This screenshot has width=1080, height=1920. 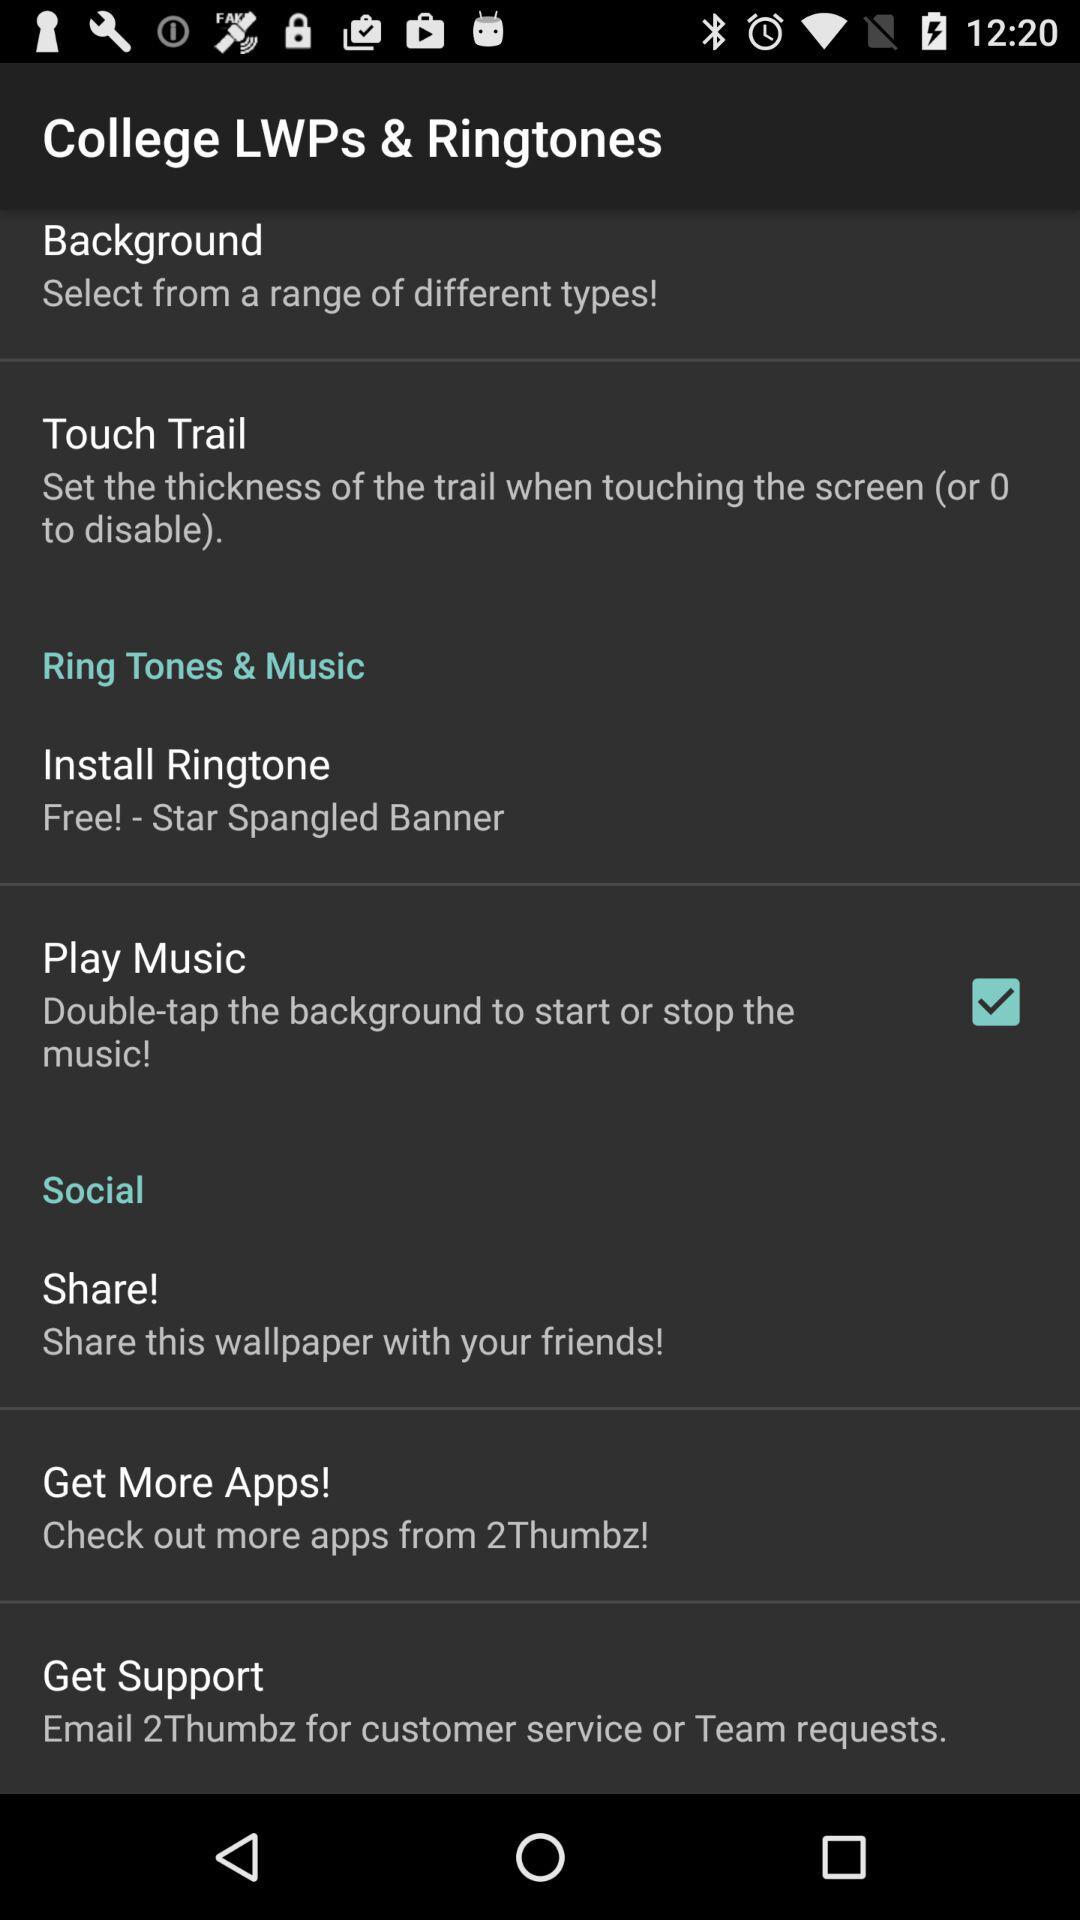 I want to click on the item to the right of the double tap the, so click(x=995, y=1002).